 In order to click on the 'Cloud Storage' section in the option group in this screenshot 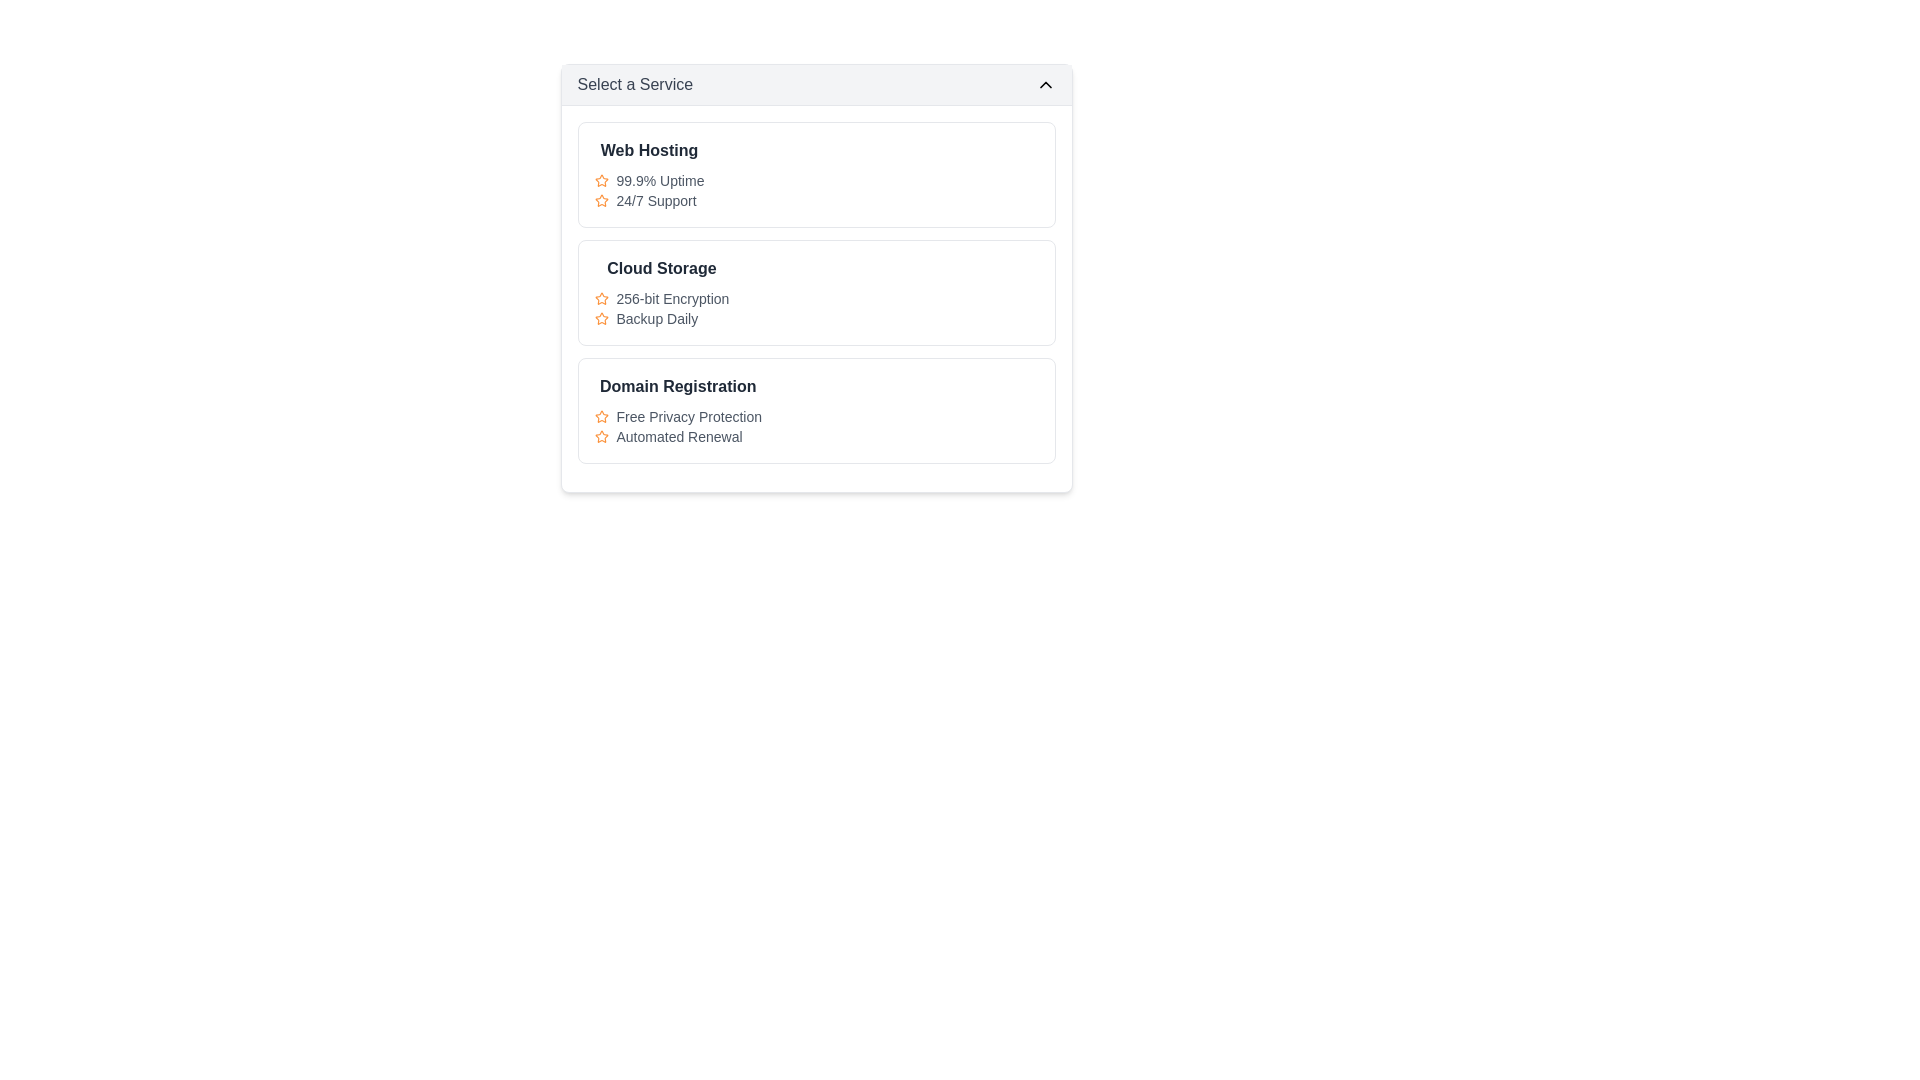, I will do `click(816, 278)`.